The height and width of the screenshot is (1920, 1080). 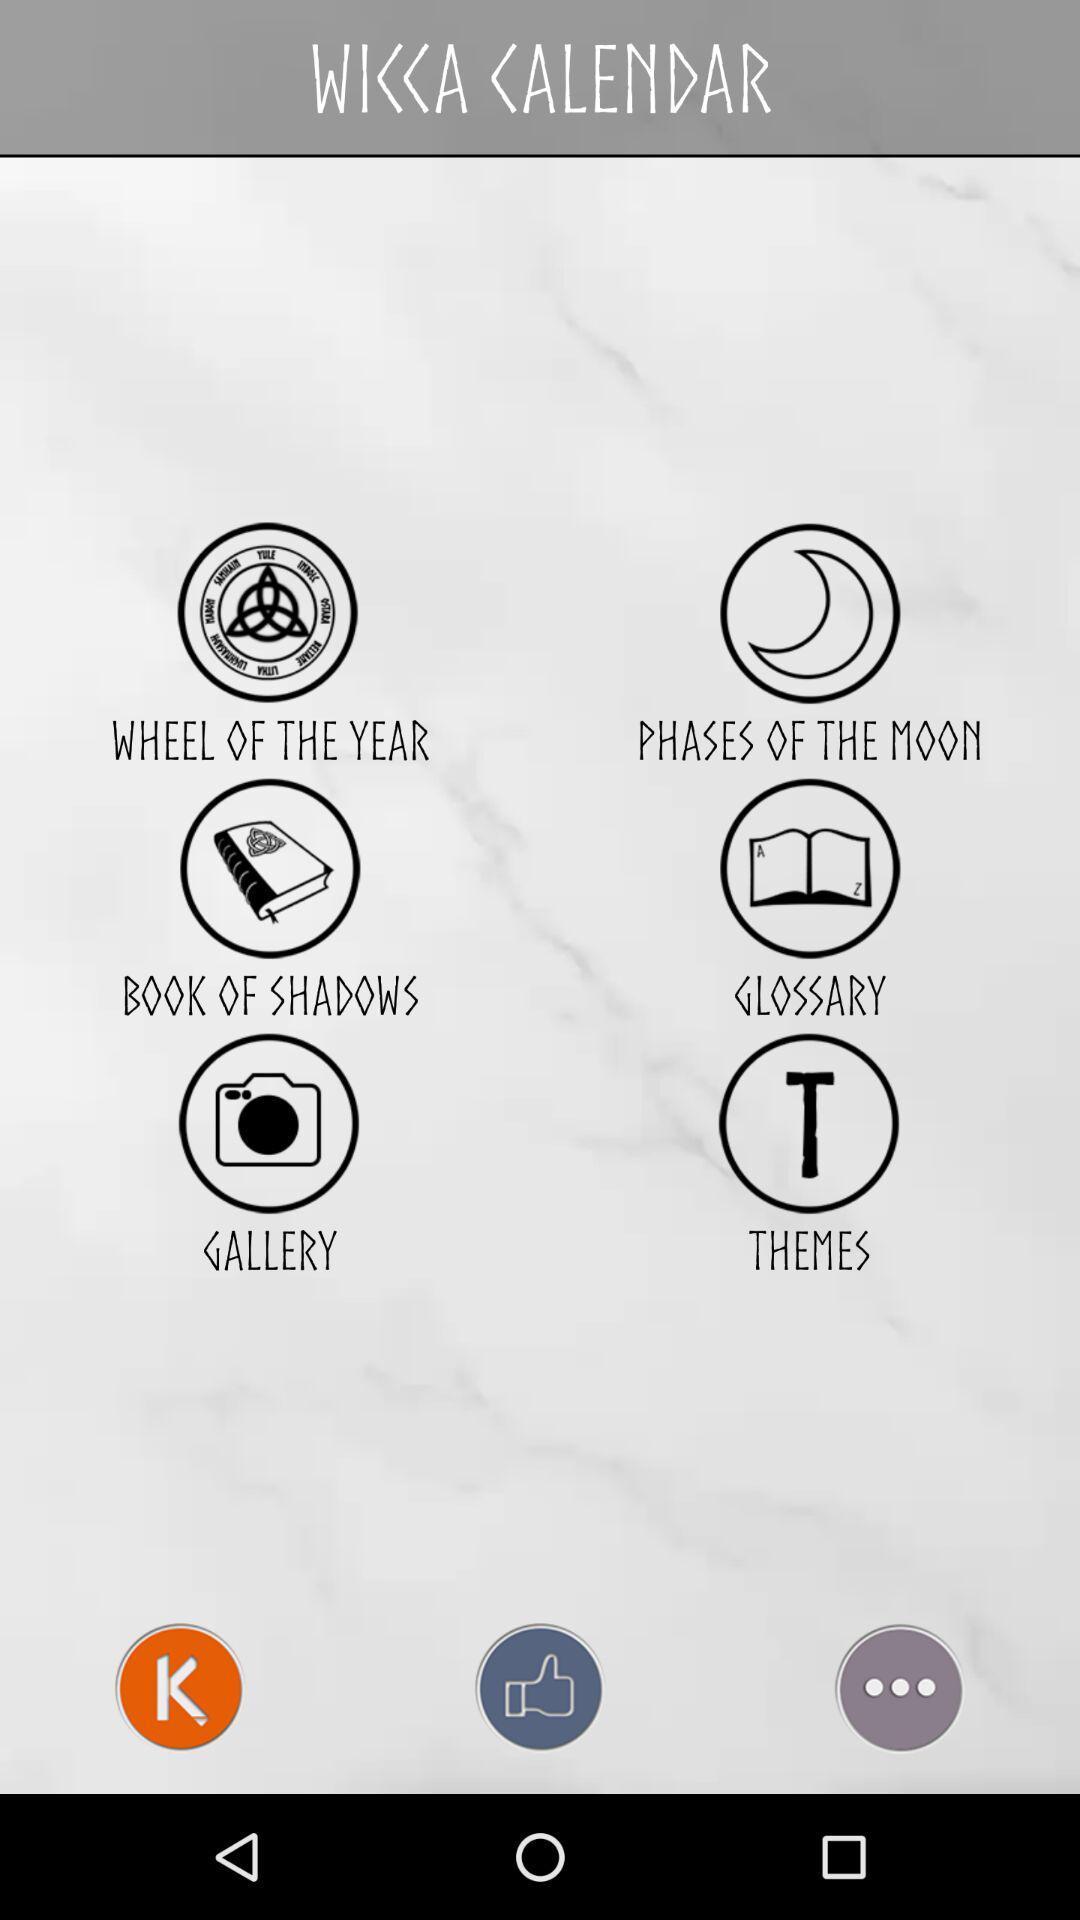 I want to click on the wheel of the year, so click(x=268, y=612).